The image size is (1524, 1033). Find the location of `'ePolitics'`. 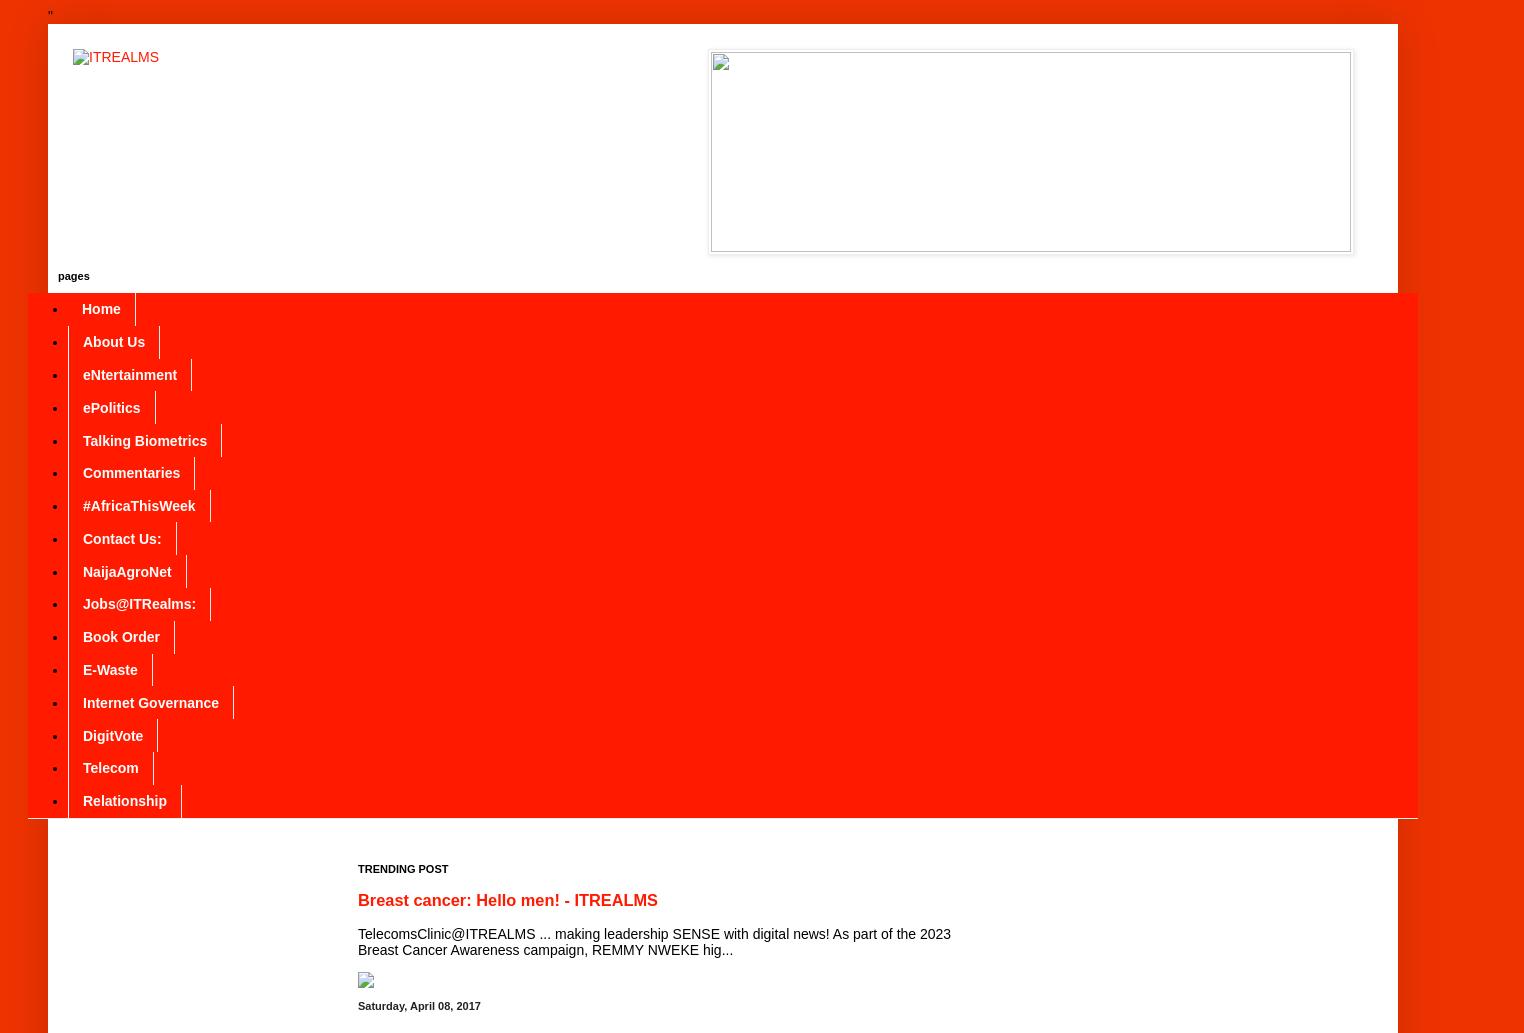

'ePolitics' is located at coordinates (111, 407).